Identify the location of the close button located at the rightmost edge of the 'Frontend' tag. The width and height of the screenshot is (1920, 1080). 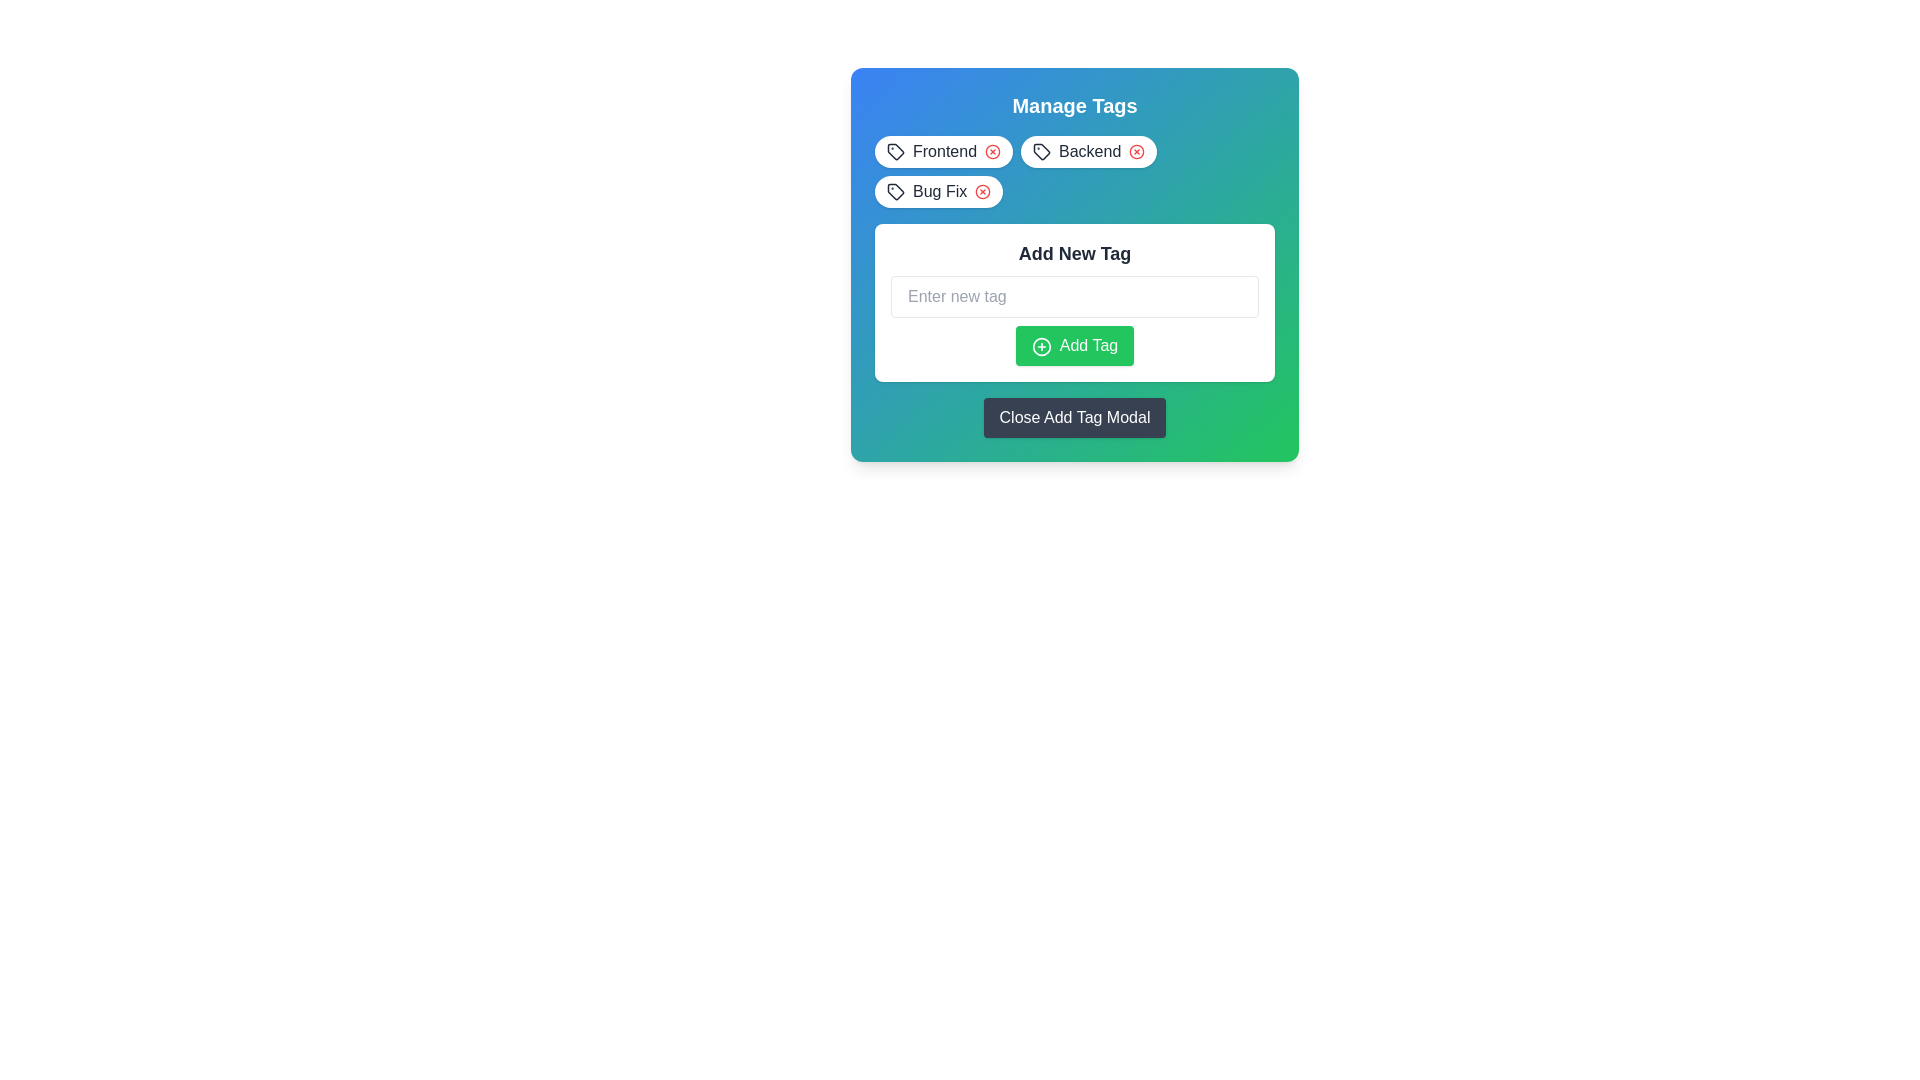
(993, 150).